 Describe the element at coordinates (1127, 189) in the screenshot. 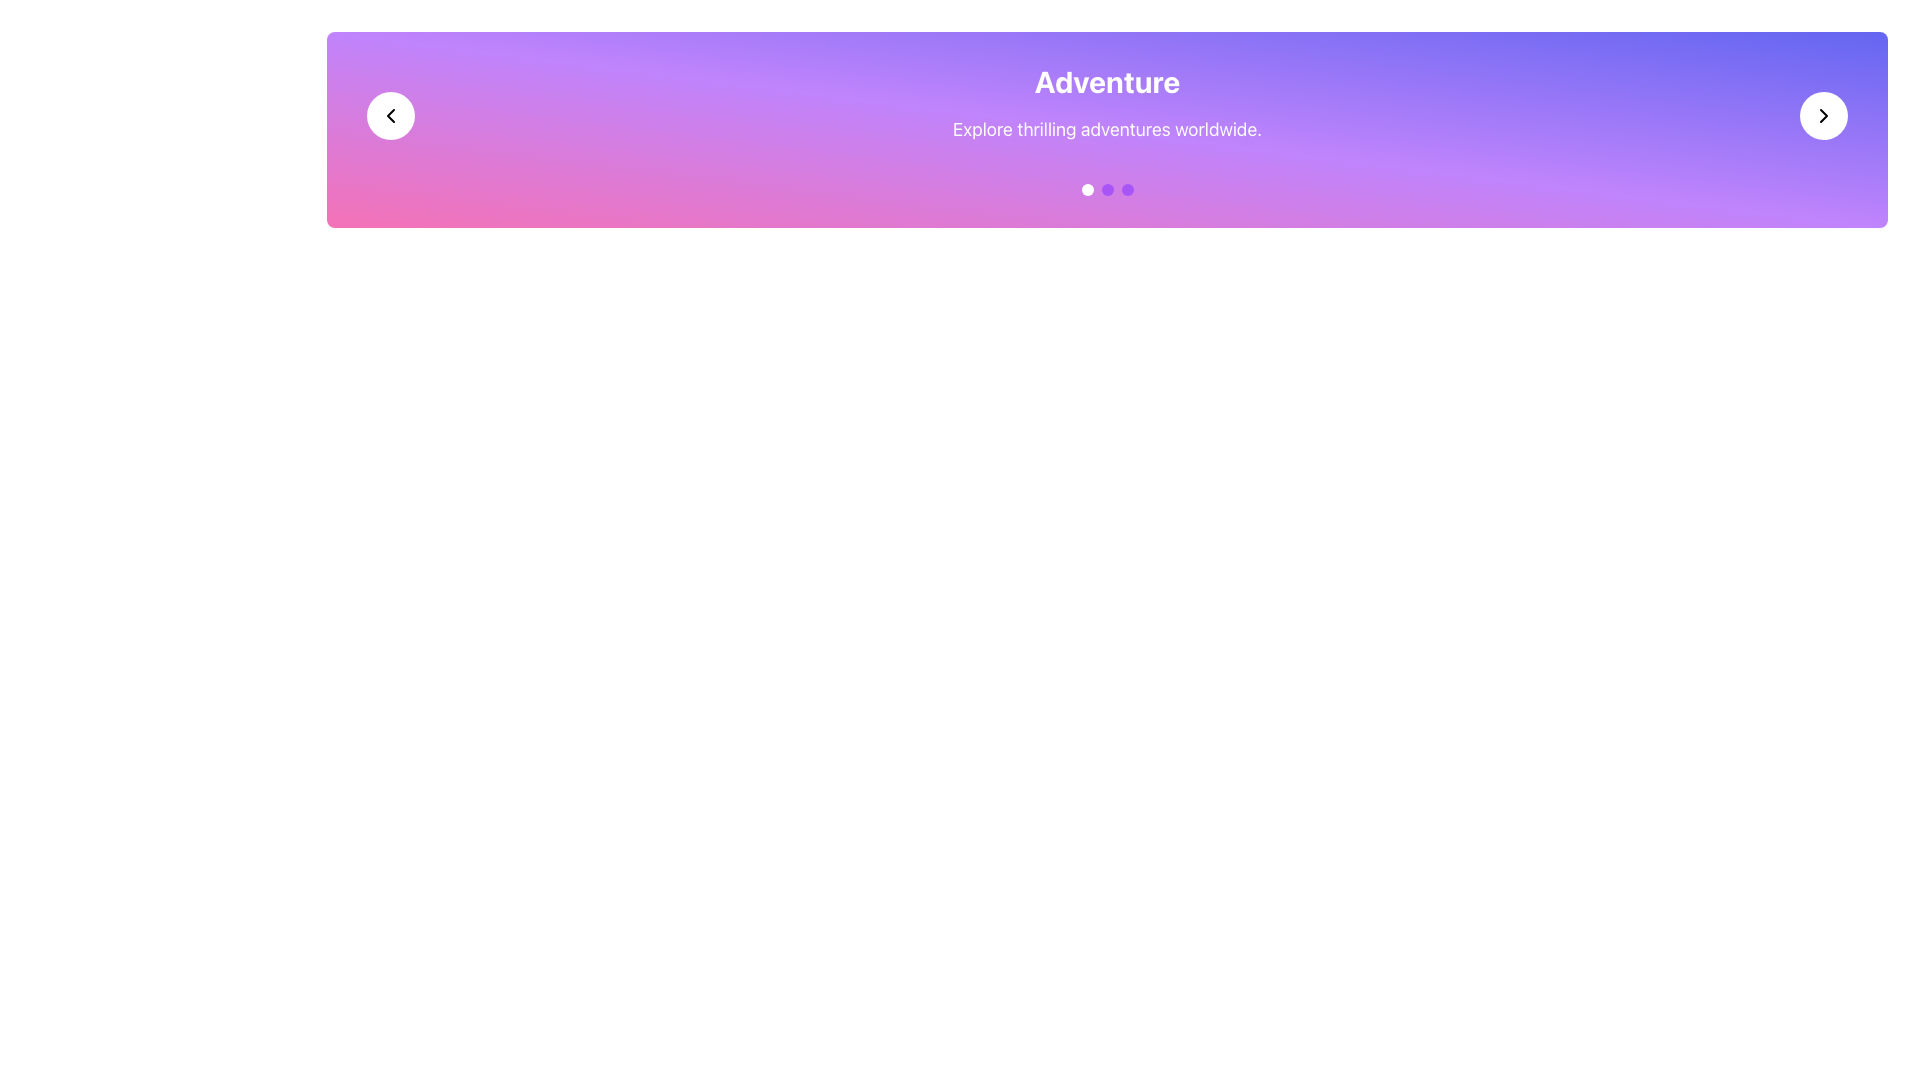

I see `the third circular Carousel Indicator, which is a small purple circle with a smooth gradient located below the header text` at that location.